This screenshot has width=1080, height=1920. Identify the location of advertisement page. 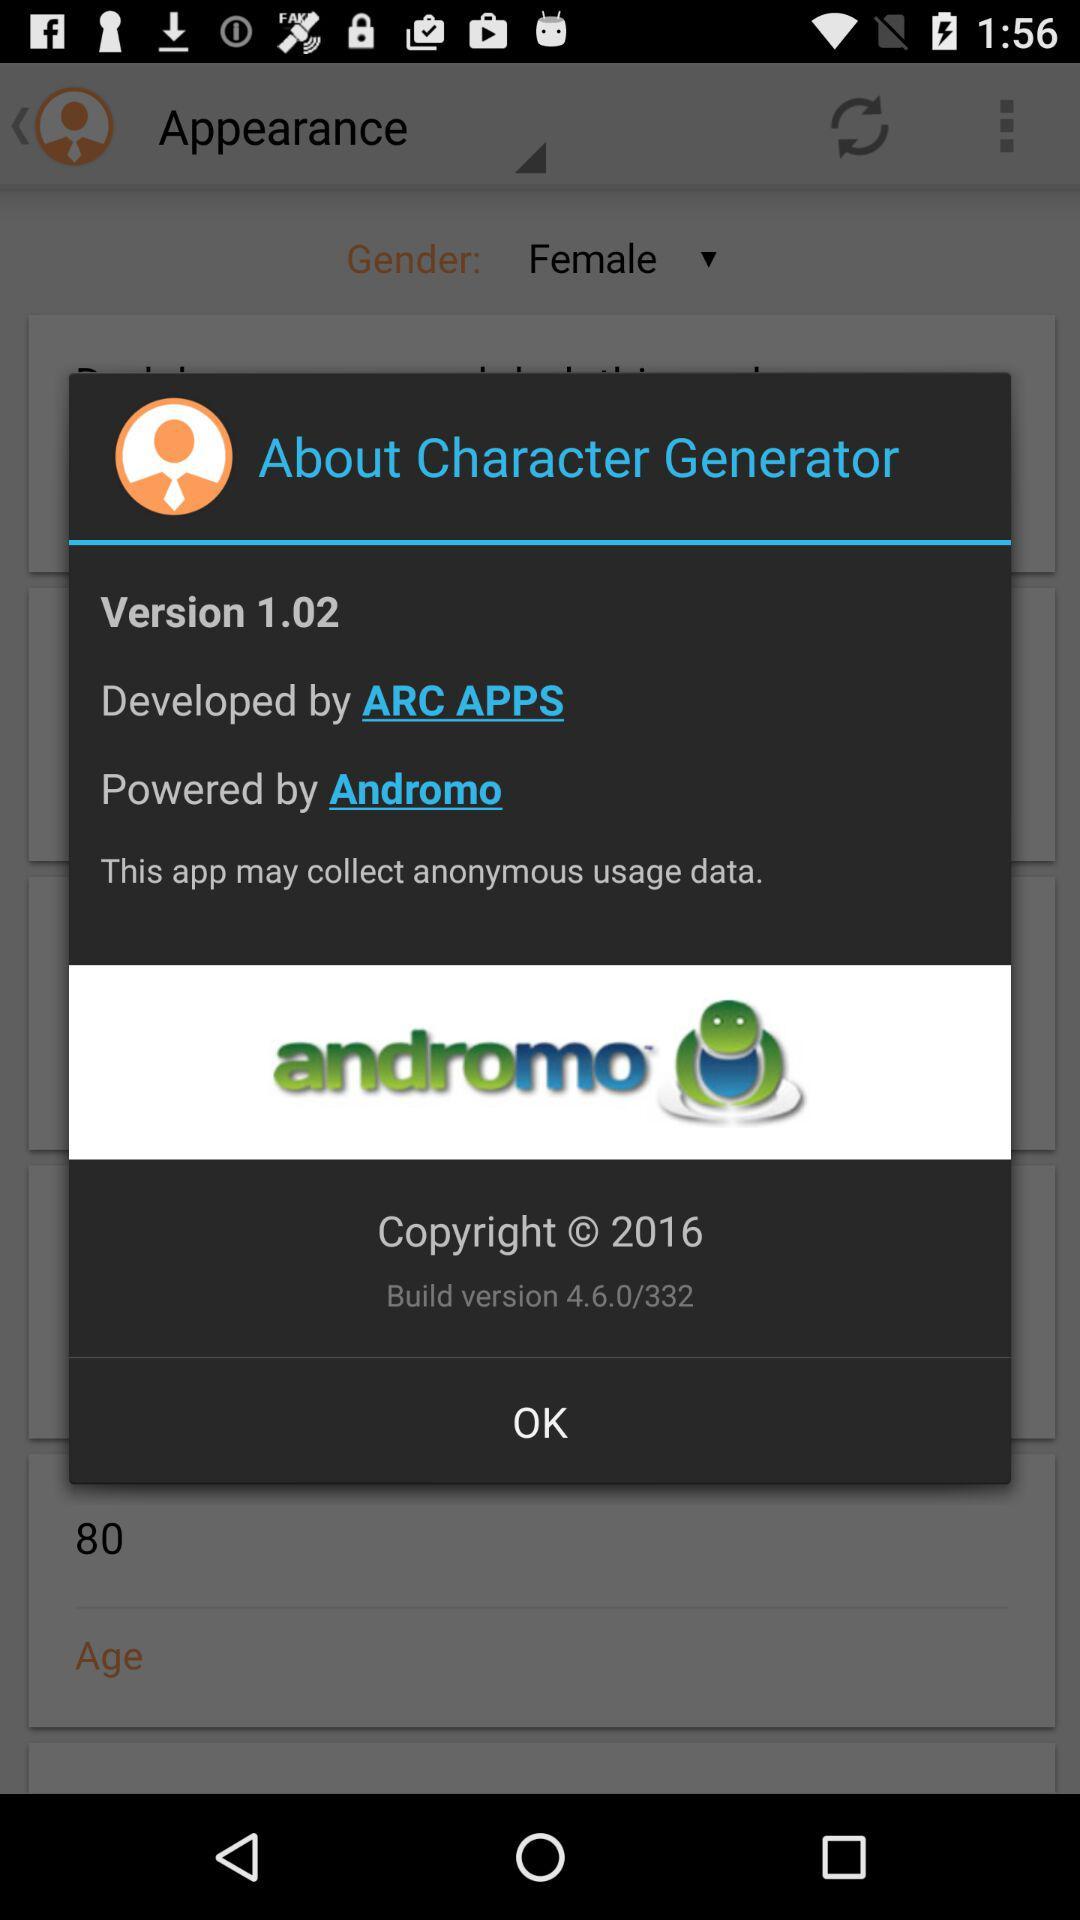
(538, 1061).